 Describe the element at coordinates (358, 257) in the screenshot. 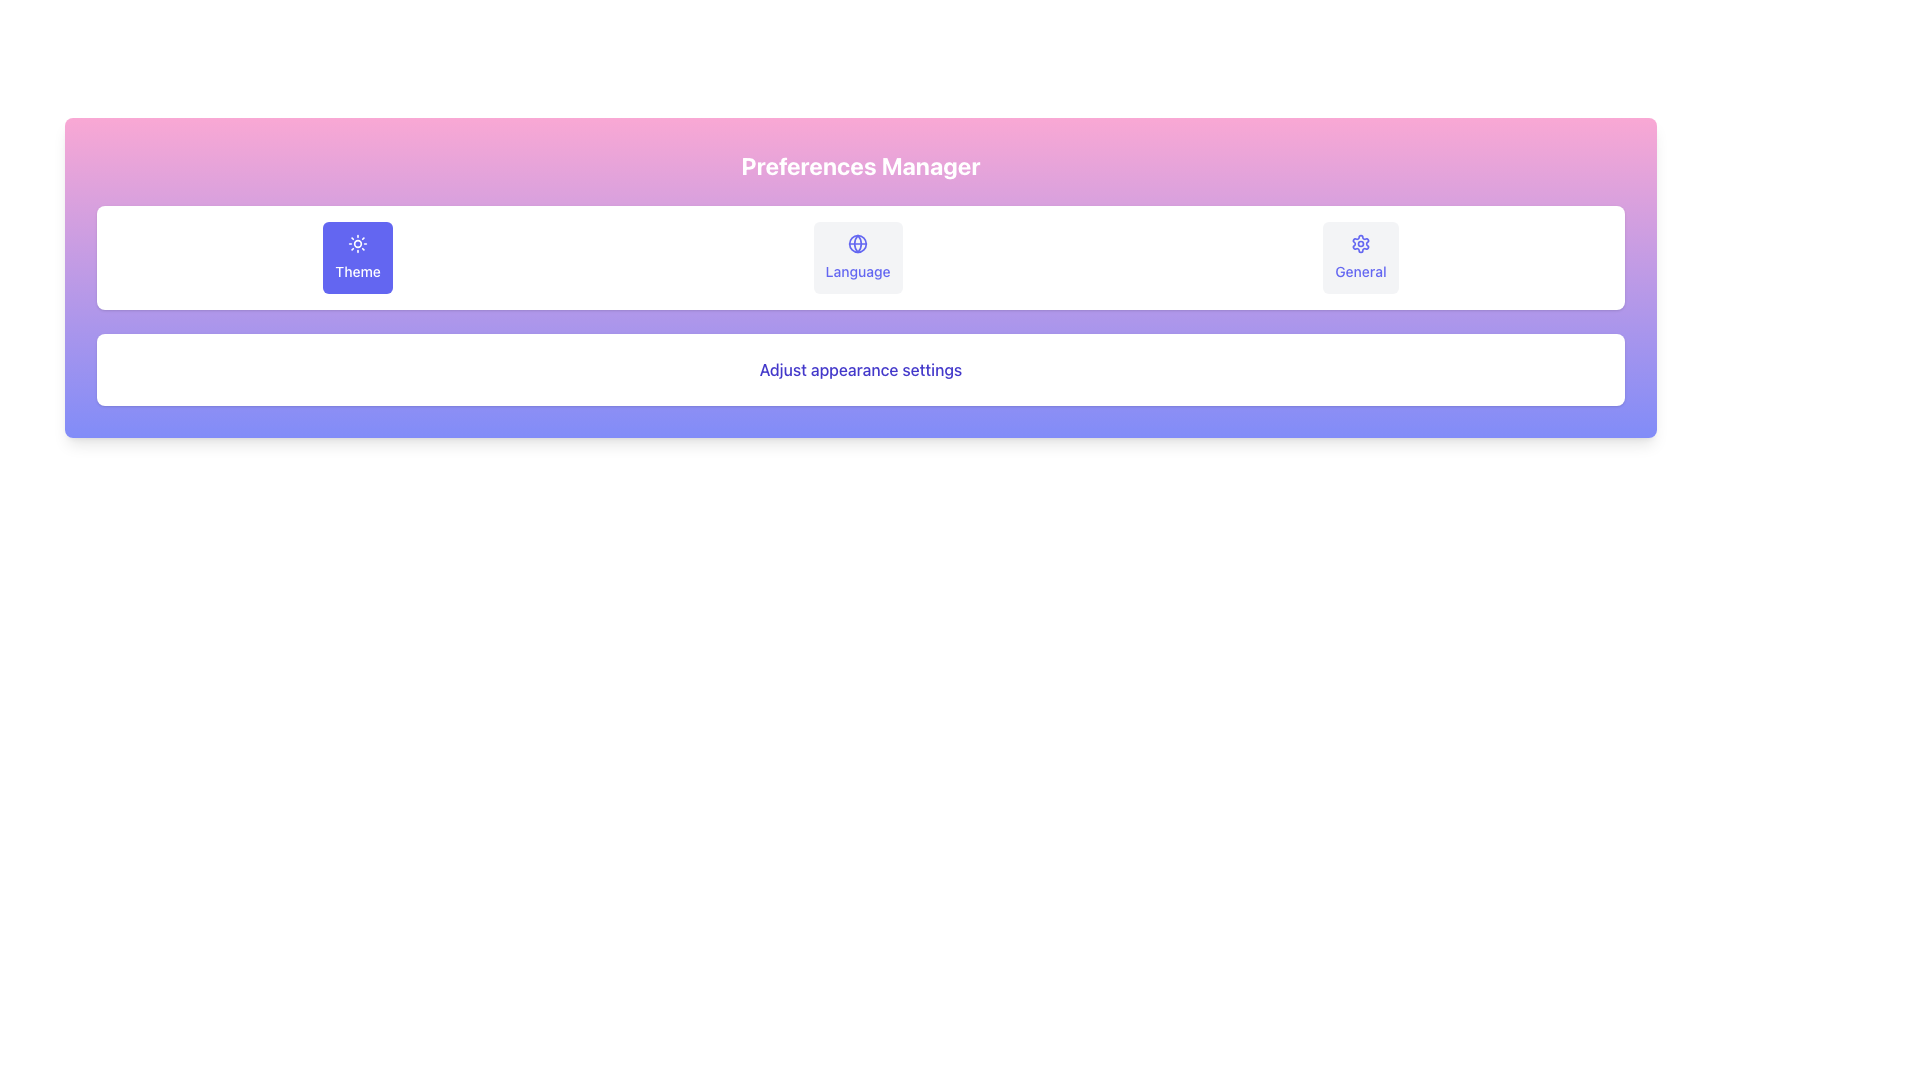

I see `the 'Theme' button` at that location.